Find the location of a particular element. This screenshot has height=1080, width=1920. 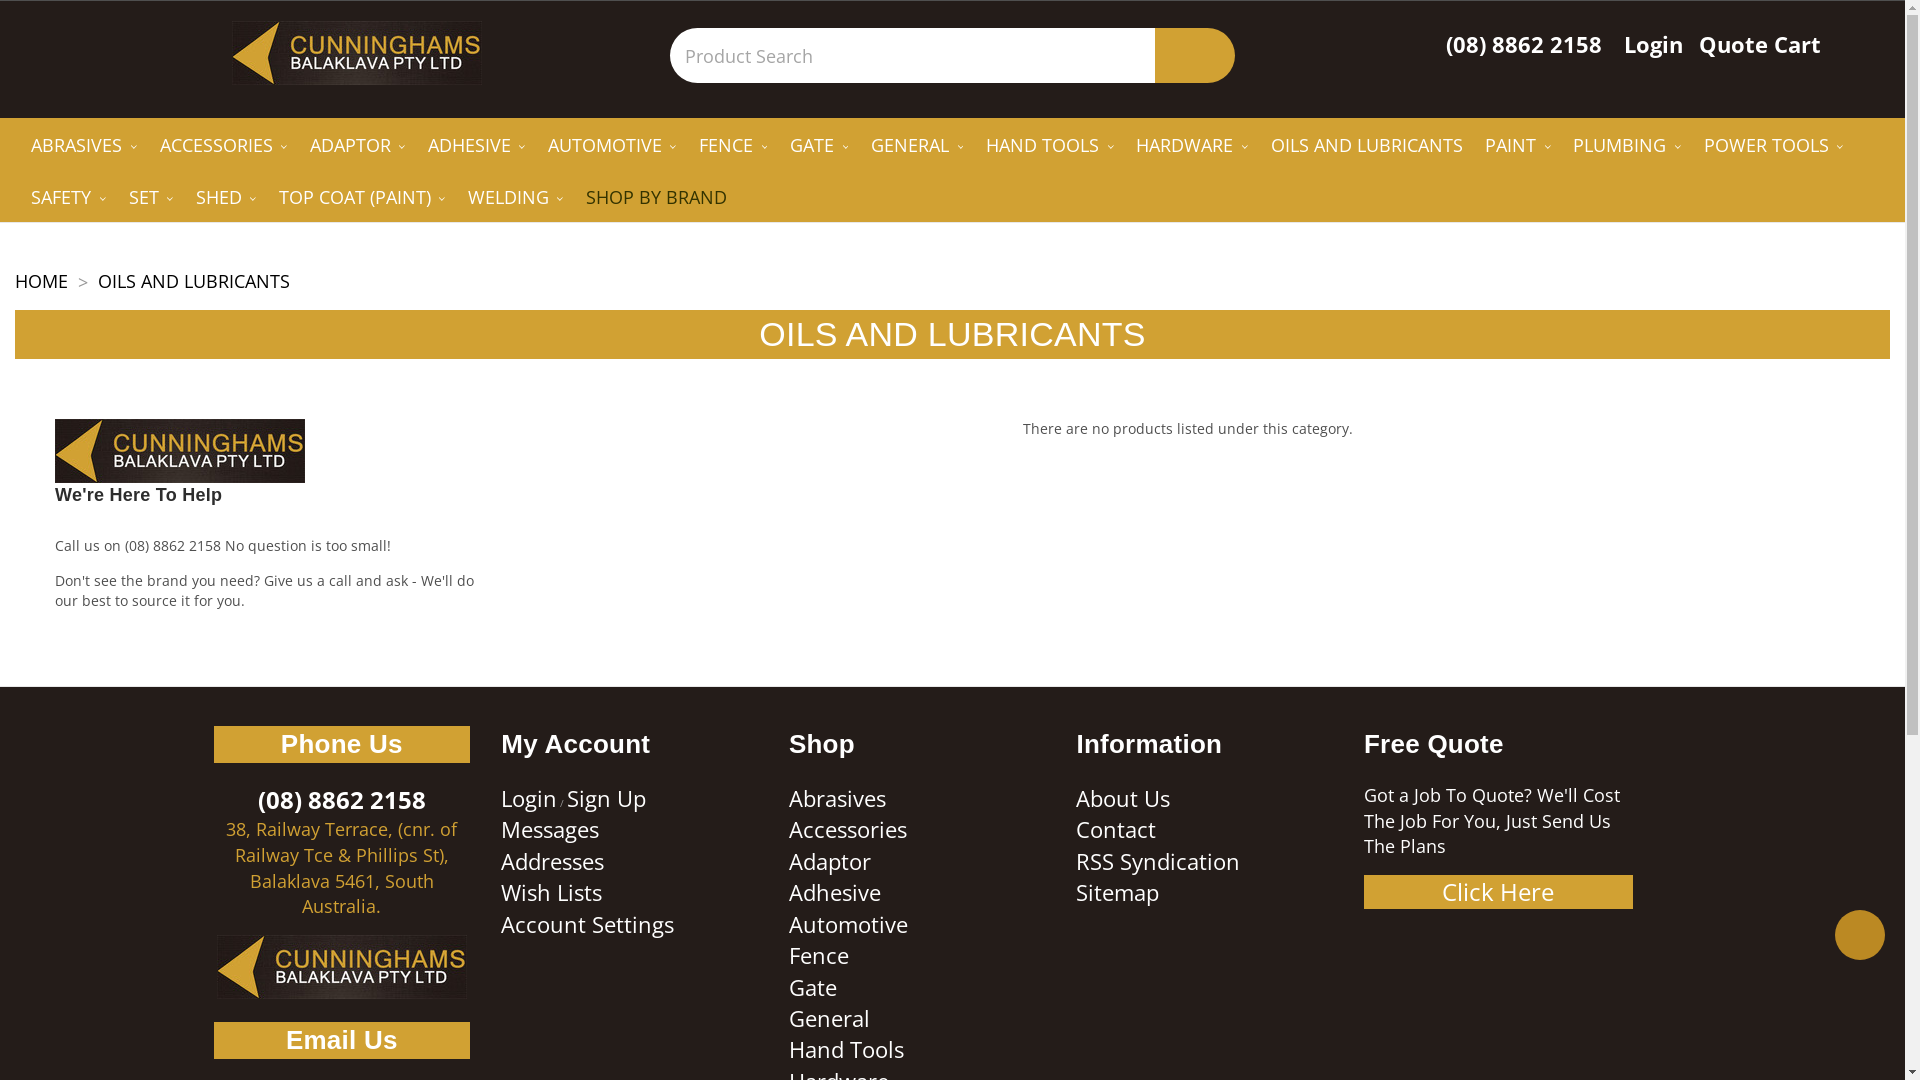

'Click Here' is located at coordinates (1497, 890).